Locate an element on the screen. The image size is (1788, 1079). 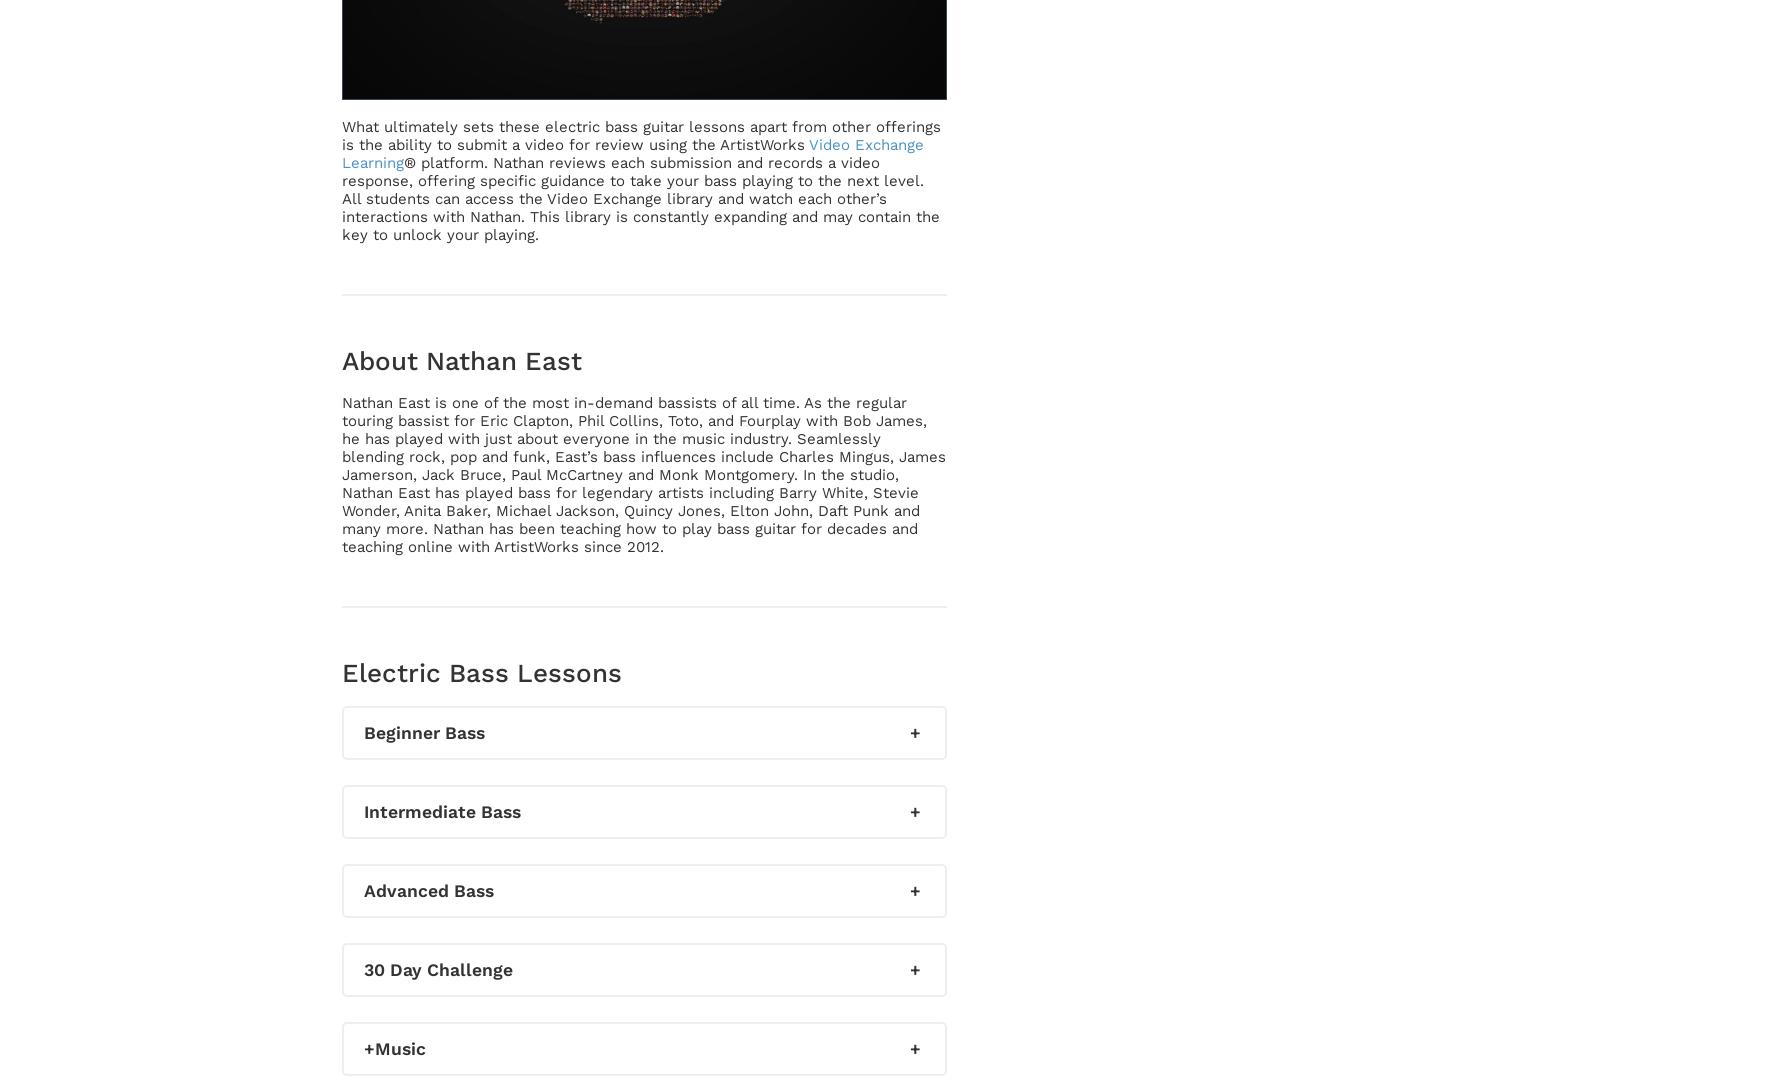
'Intermediate Bass' is located at coordinates (441, 810).